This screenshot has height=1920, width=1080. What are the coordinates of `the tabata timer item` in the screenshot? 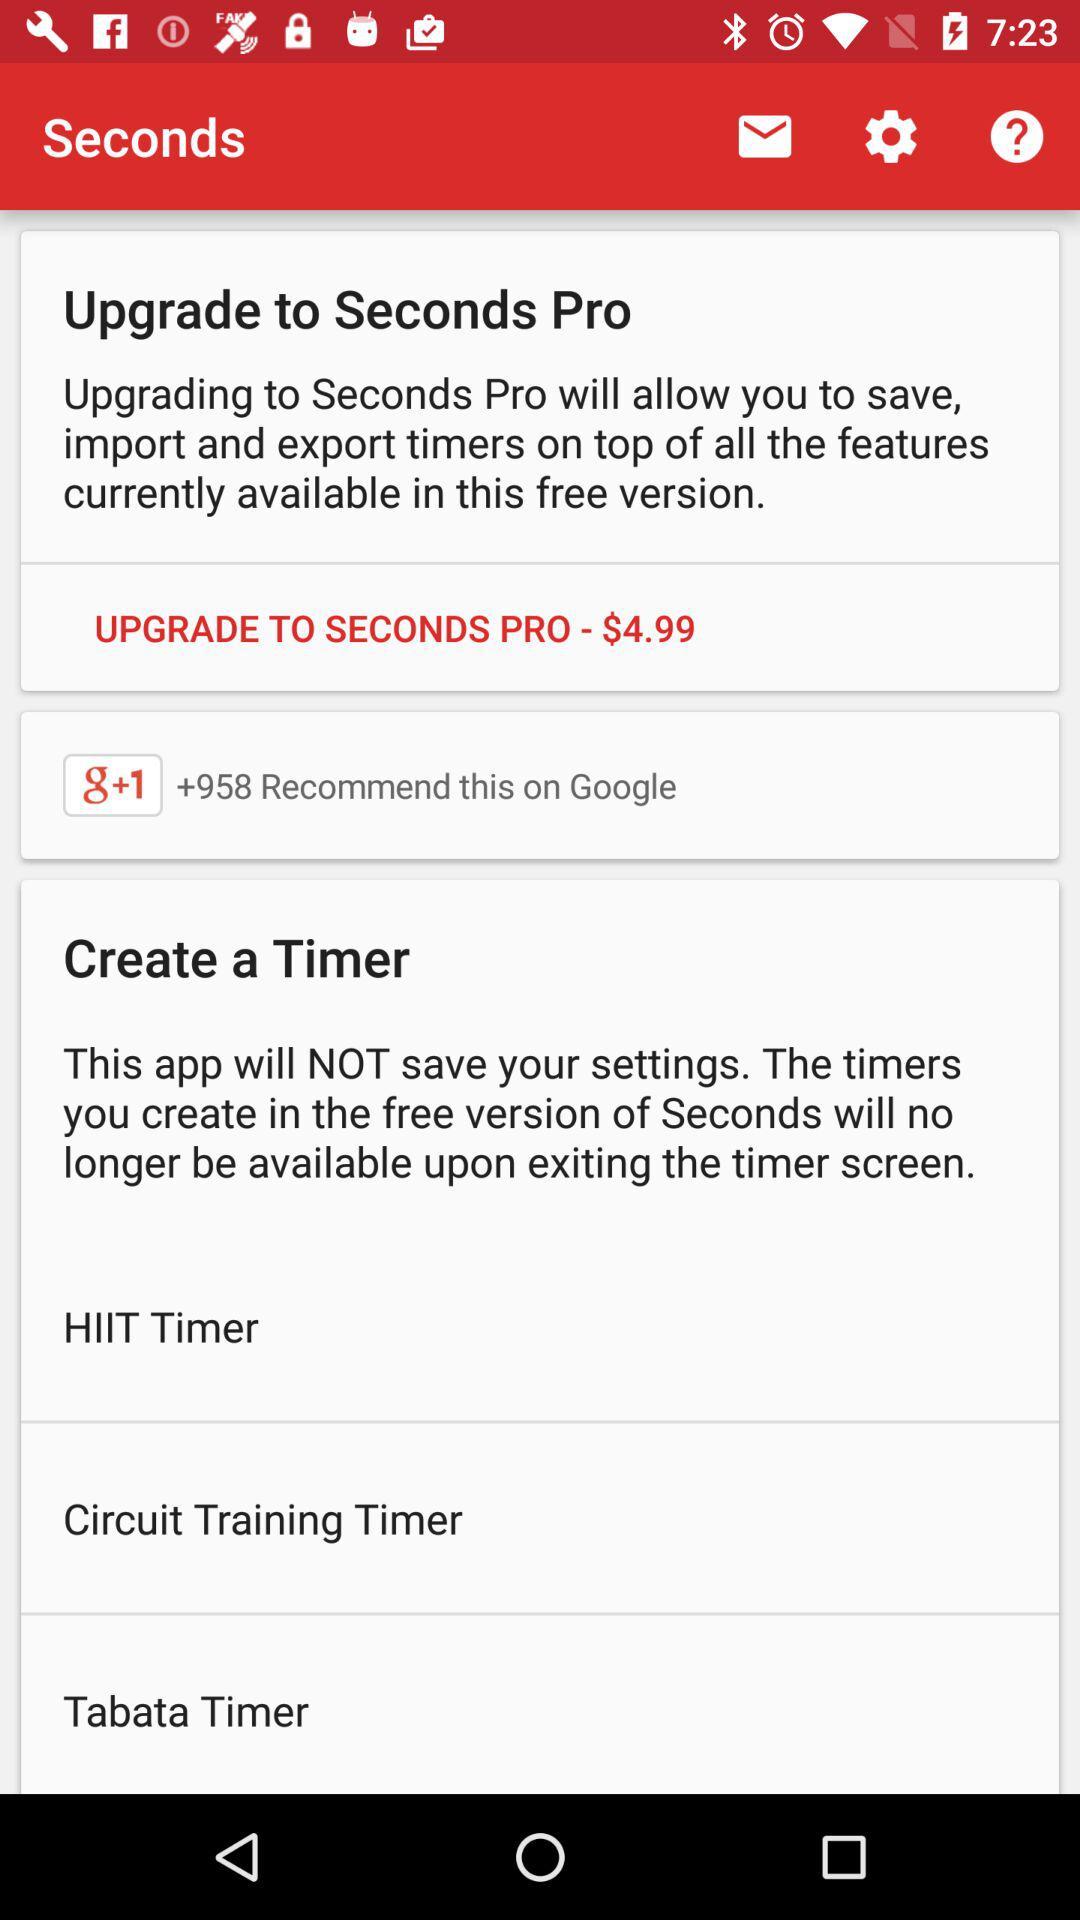 It's located at (540, 1703).